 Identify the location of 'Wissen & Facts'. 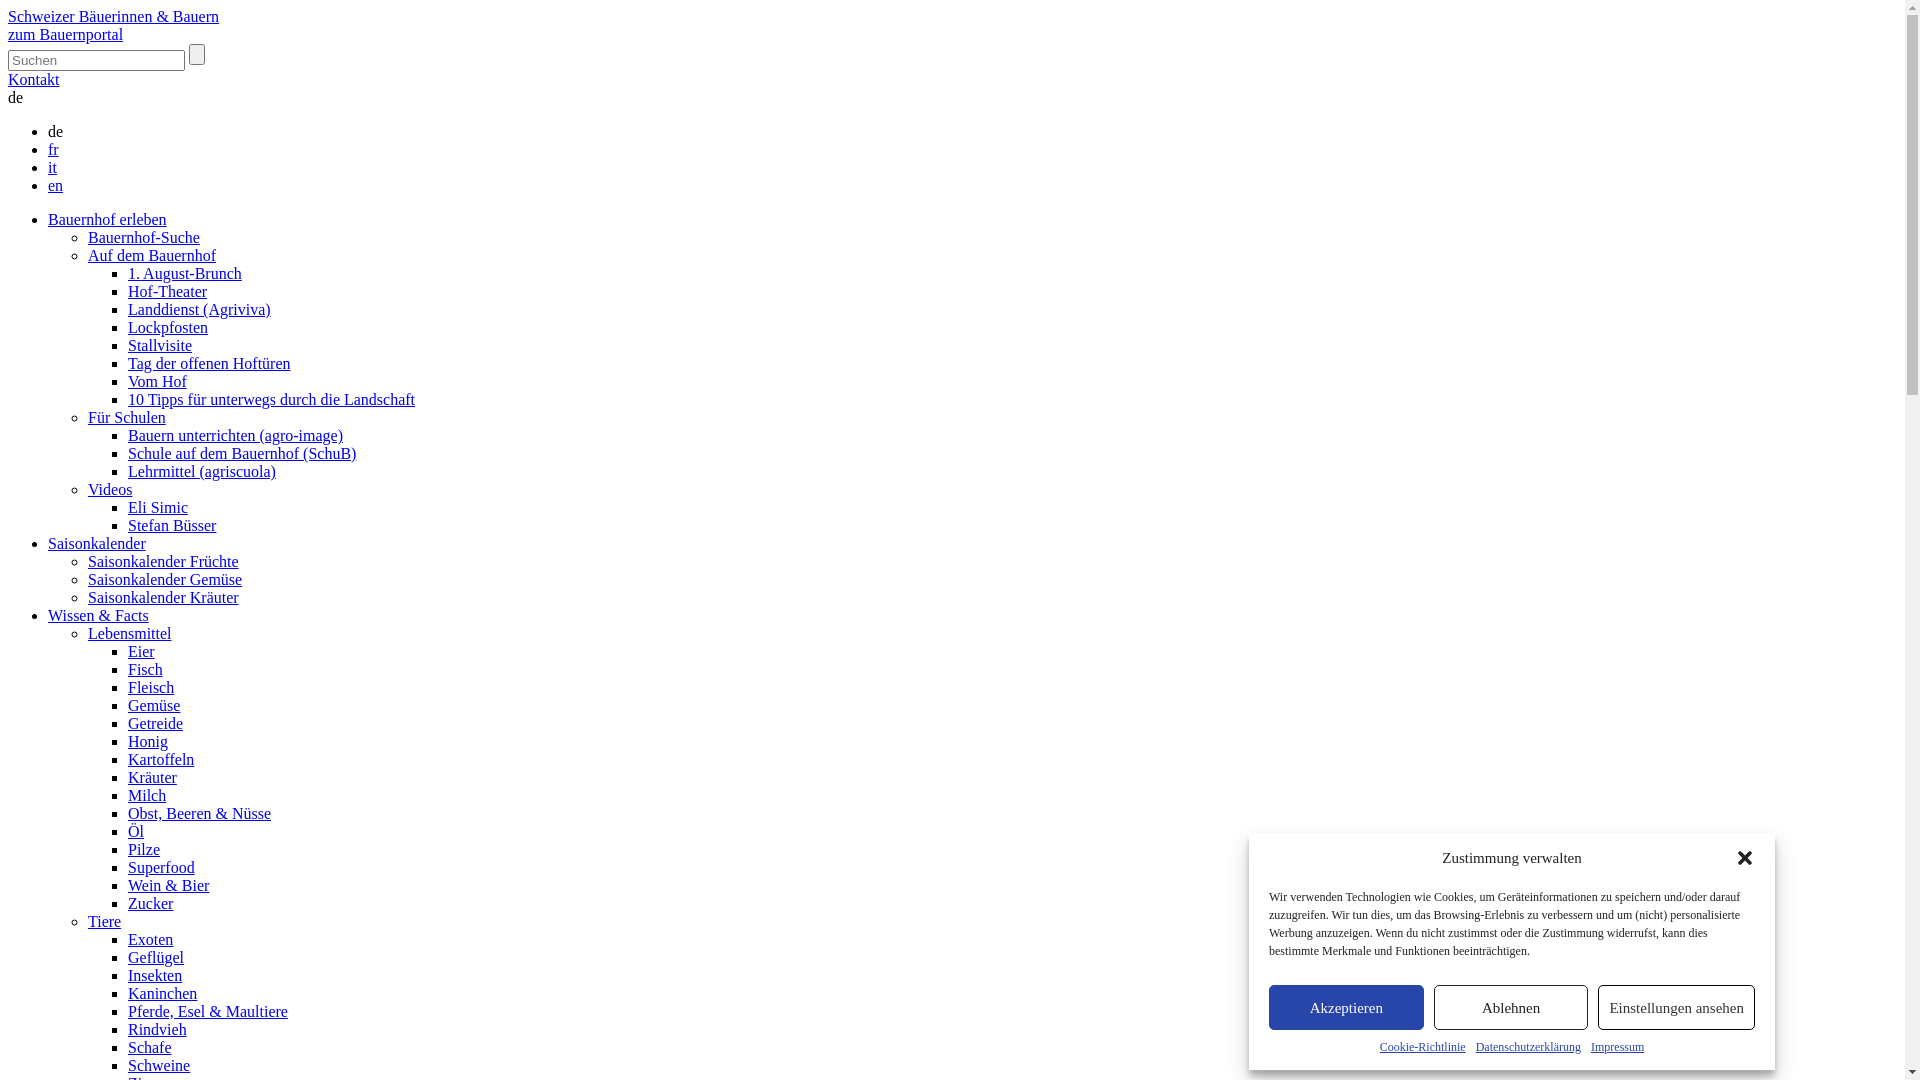
(97, 614).